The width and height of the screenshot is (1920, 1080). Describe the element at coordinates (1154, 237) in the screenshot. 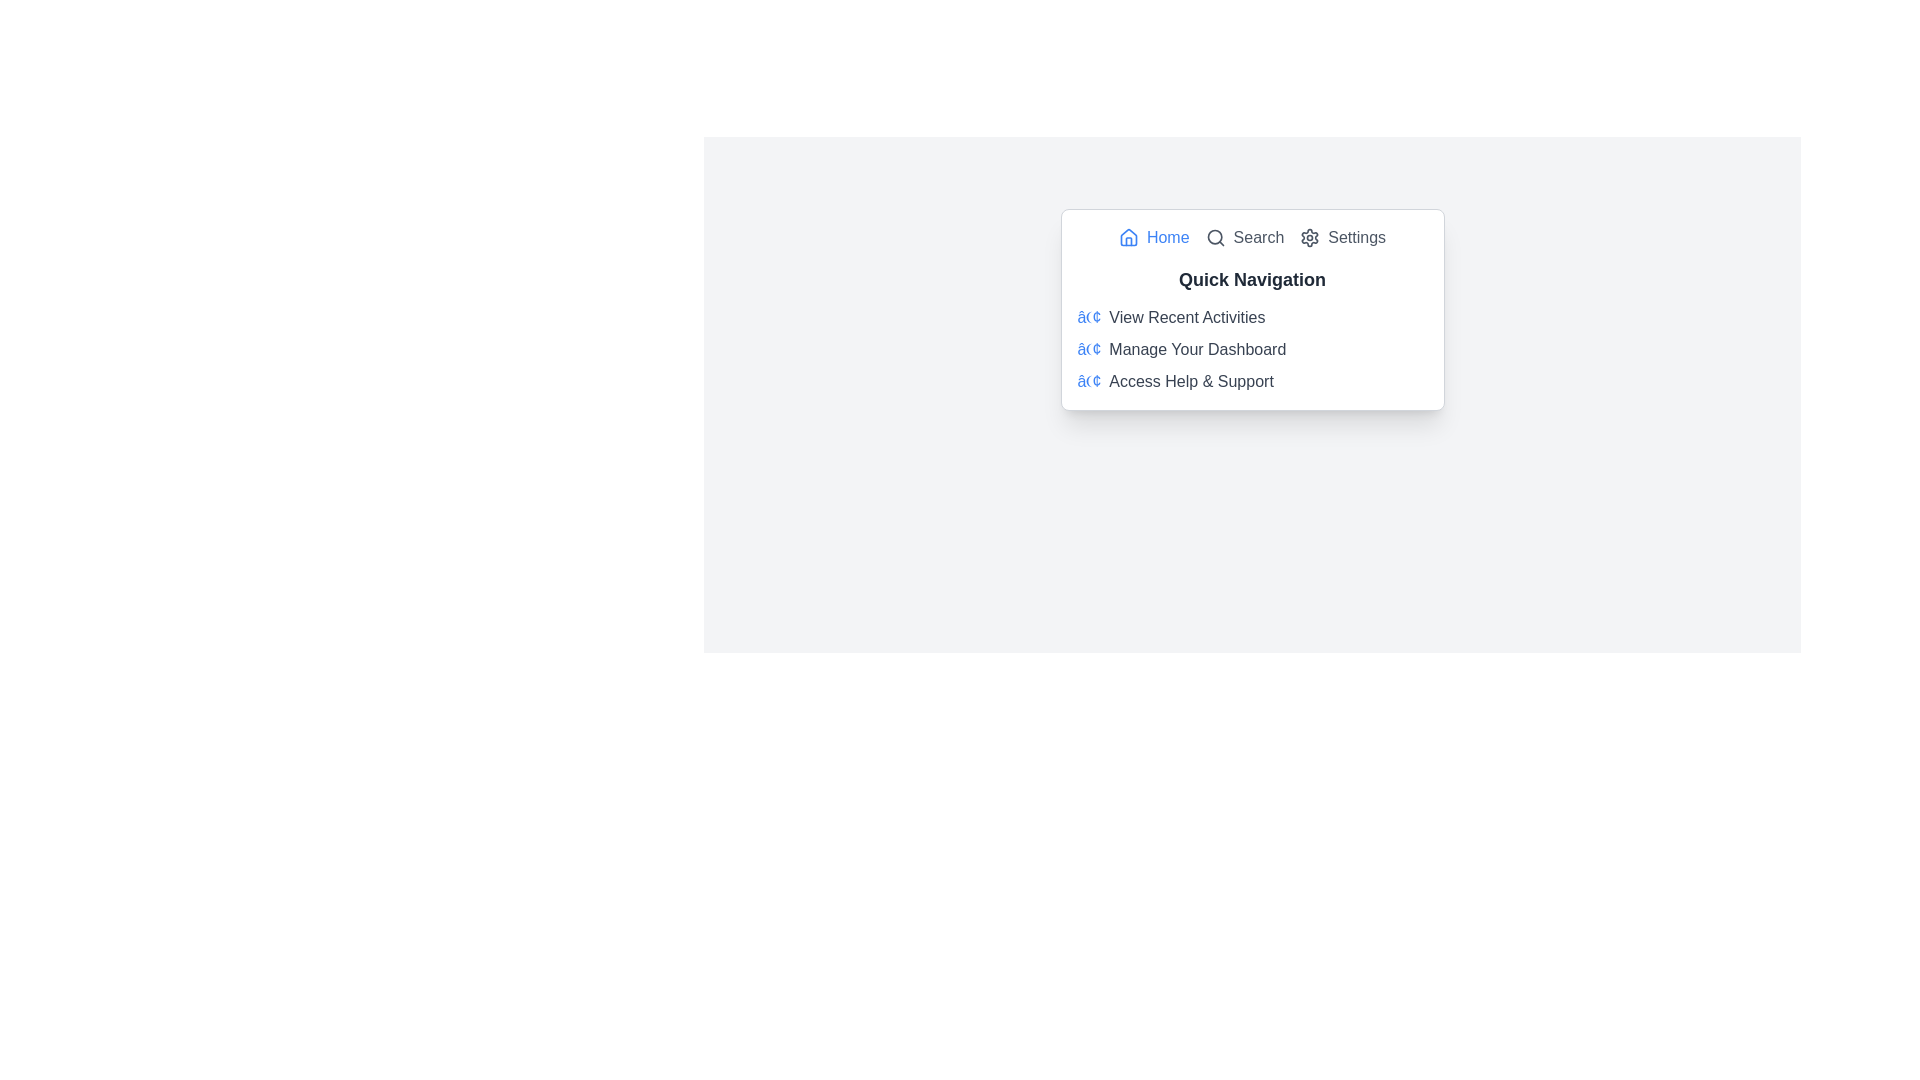

I see `the 'Home' button, which is a blue button featuring a house icon and the text 'Home', located at the top-left corner of the header in a pop-up interface` at that location.